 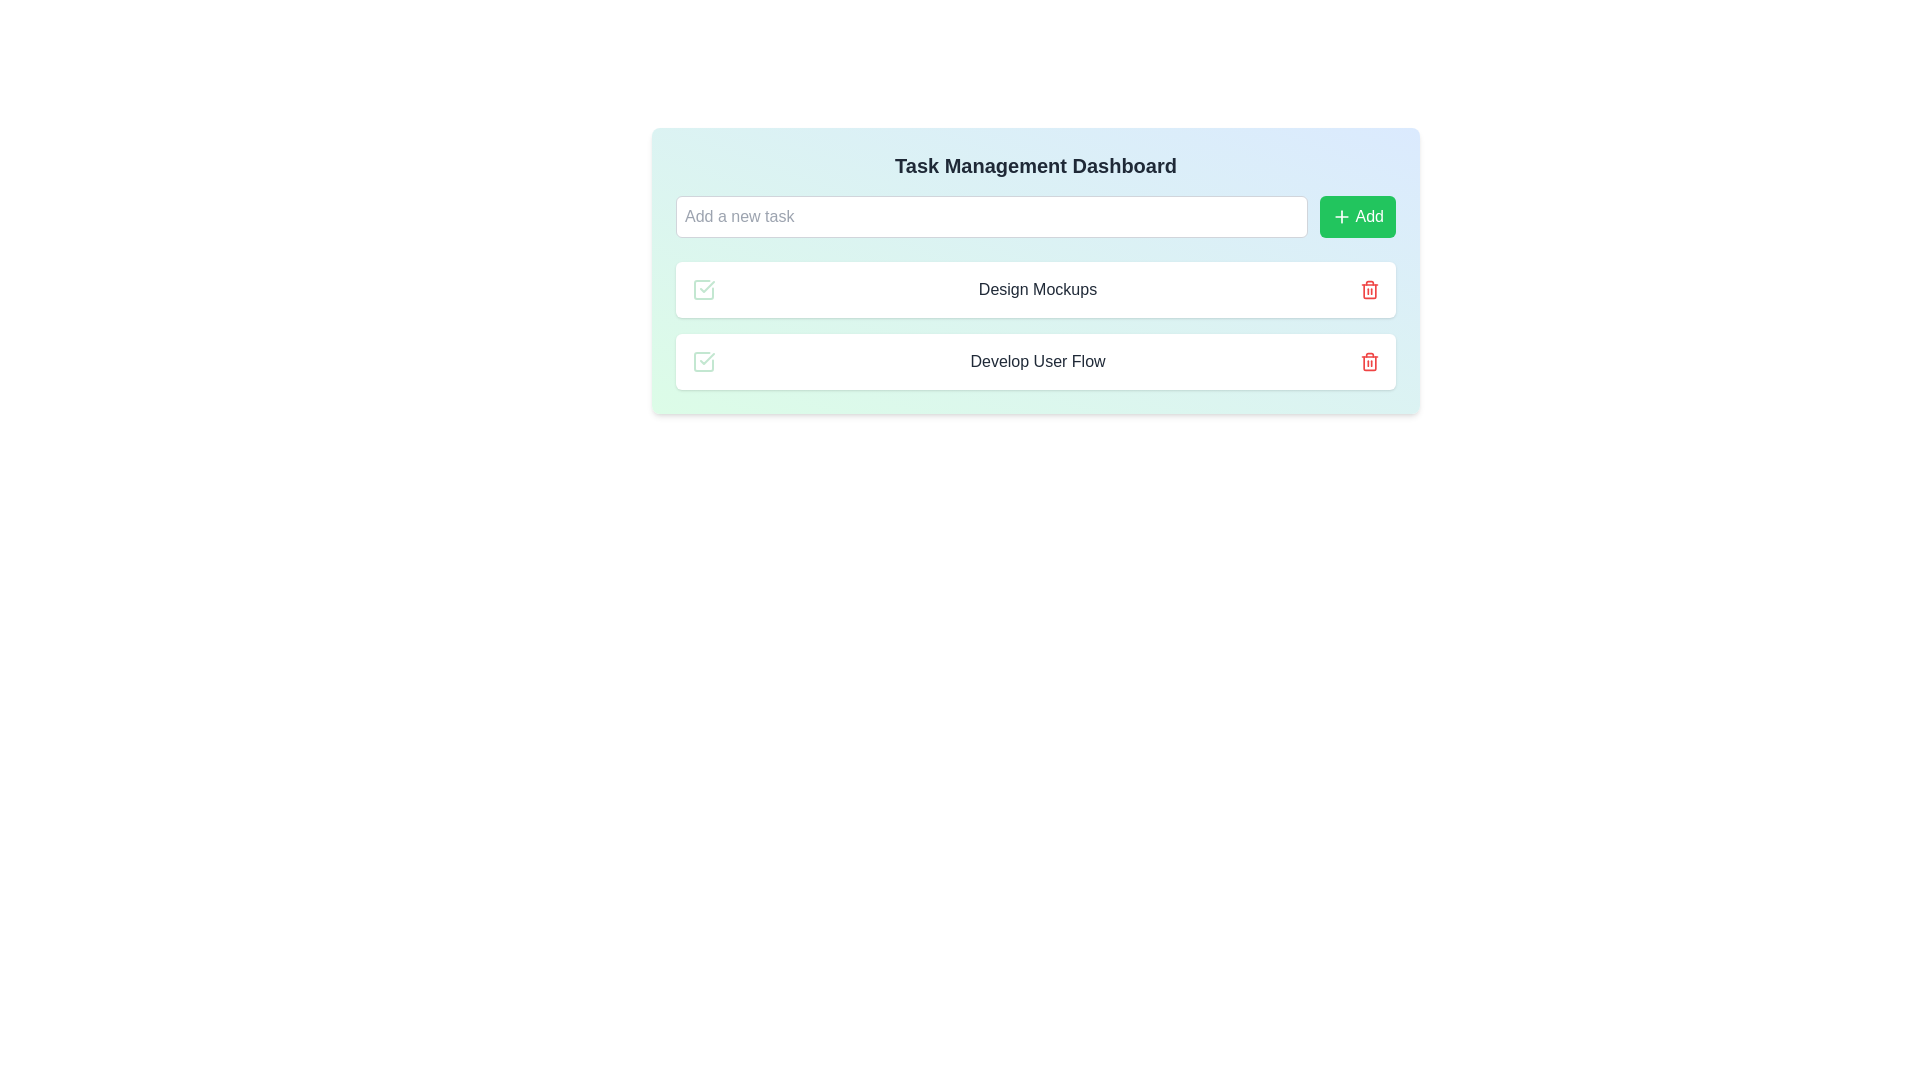 I want to click on the text label displaying the title 'Design Mockups' in bold, dark gray font, which is centrally located in the first task row, so click(x=1037, y=289).